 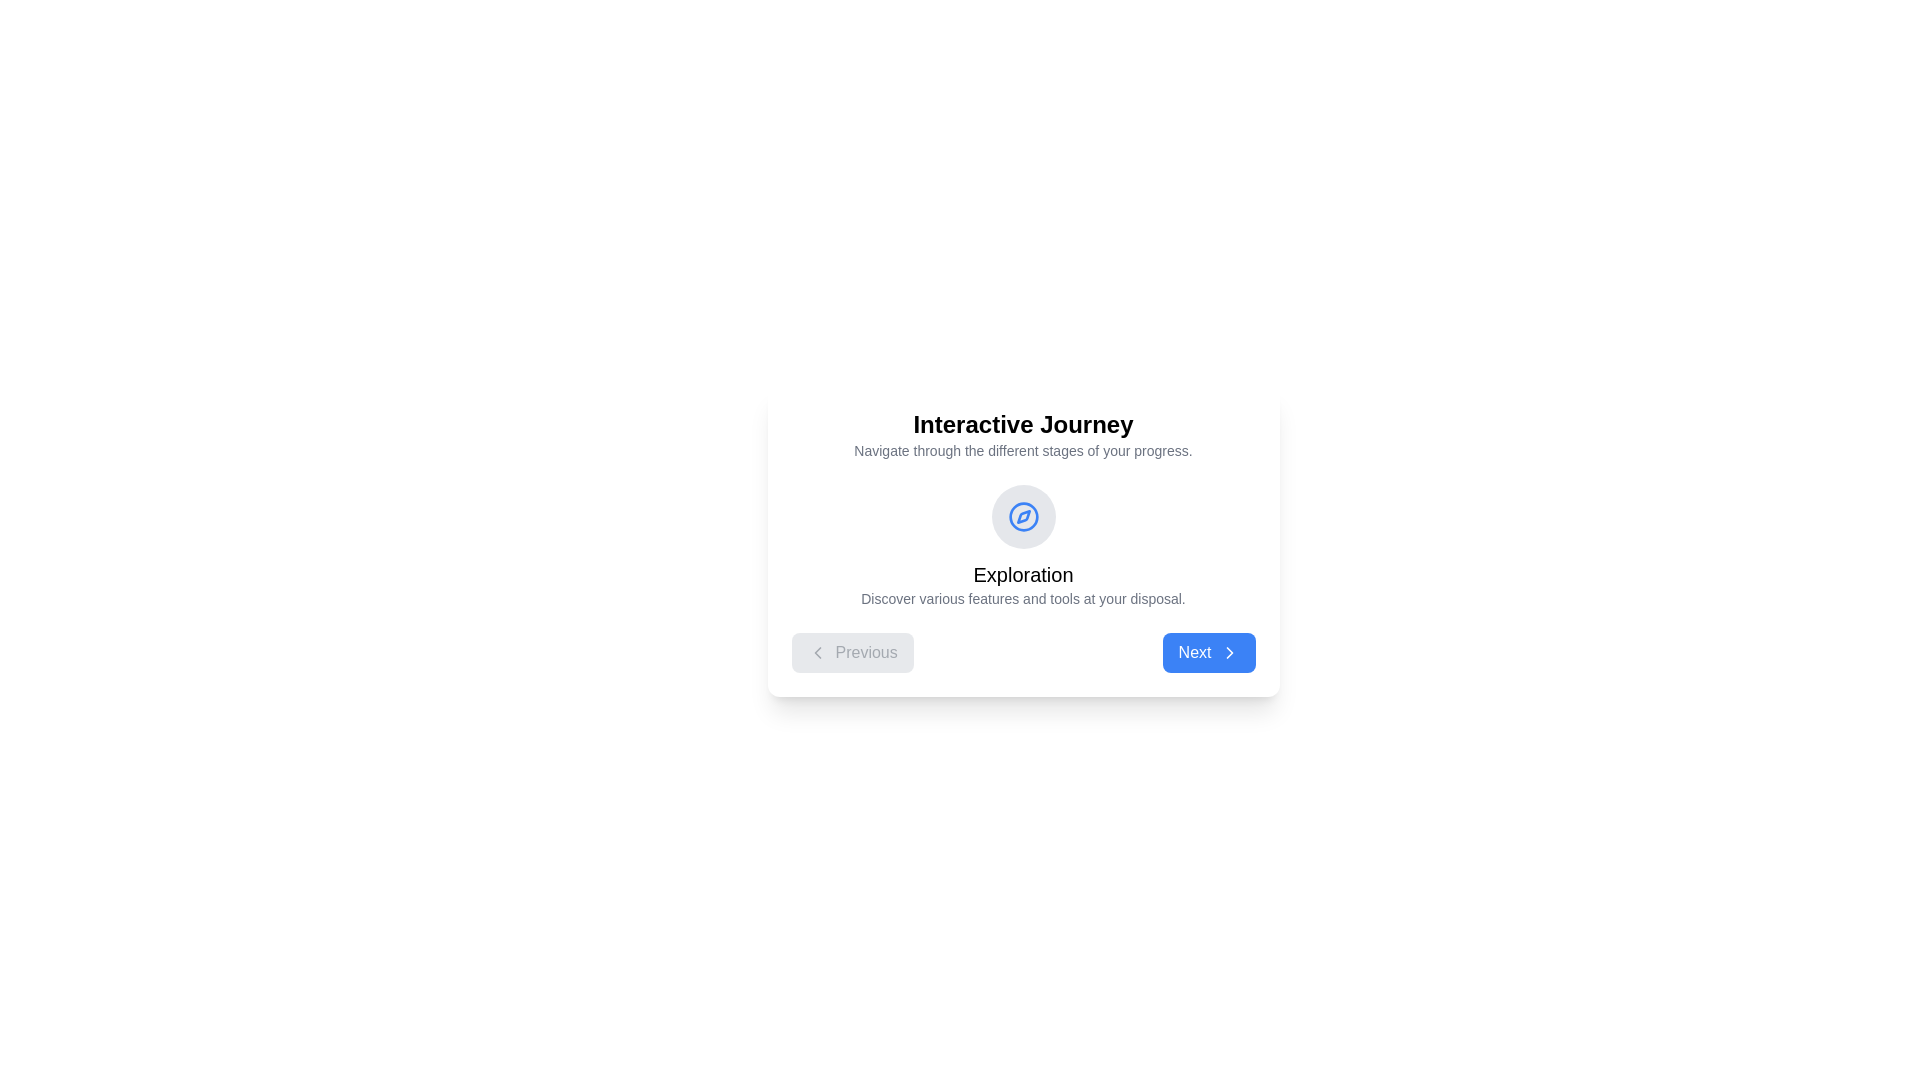 What do you see at coordinates (1023, 547) in the screenshot?
I see `text within the Feature card, which includes the heading 'Exploration' and the description 'Discover various features and tools at your disposal.'` at bounding box center [1023, 547].